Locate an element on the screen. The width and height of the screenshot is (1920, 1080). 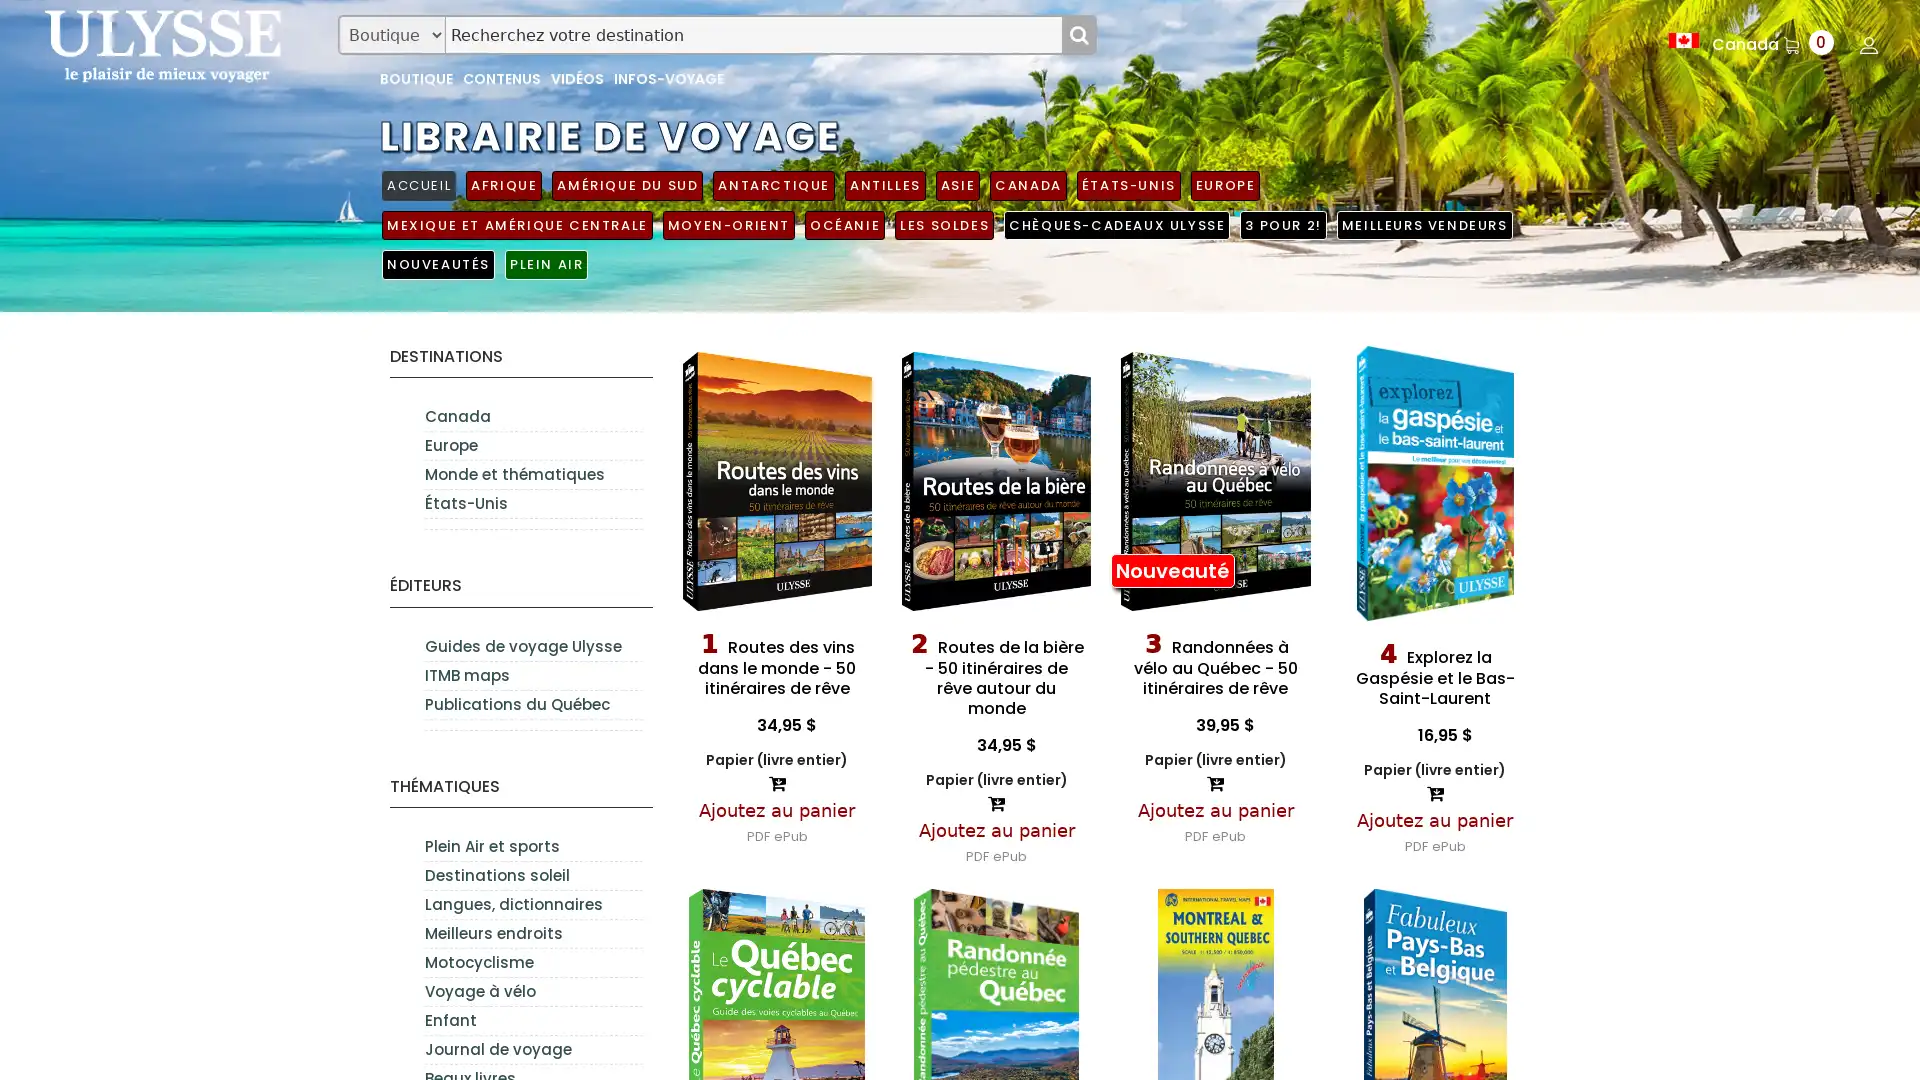
NOUVEAUTES is located at coordinates (437, 263).